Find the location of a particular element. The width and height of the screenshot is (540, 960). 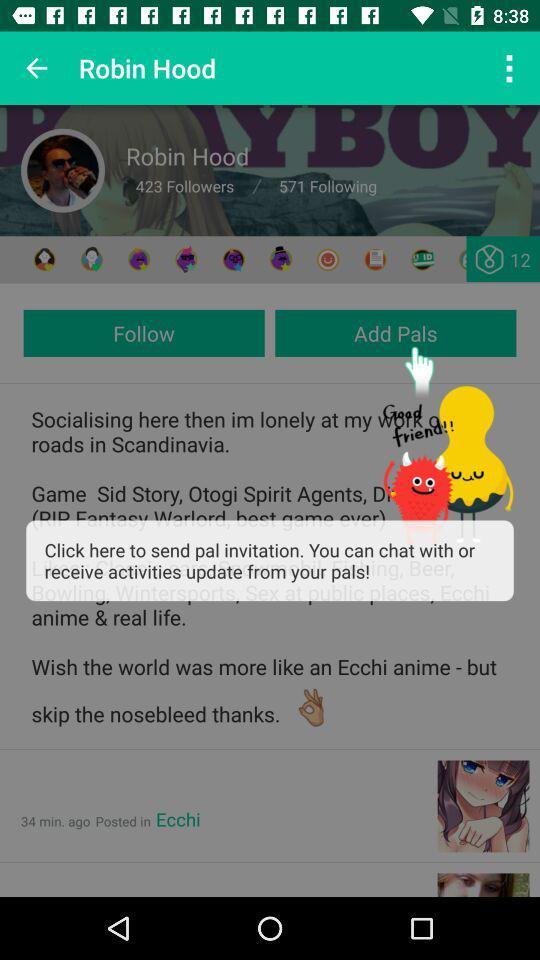

chat with others is located at coordinates (90, 258).